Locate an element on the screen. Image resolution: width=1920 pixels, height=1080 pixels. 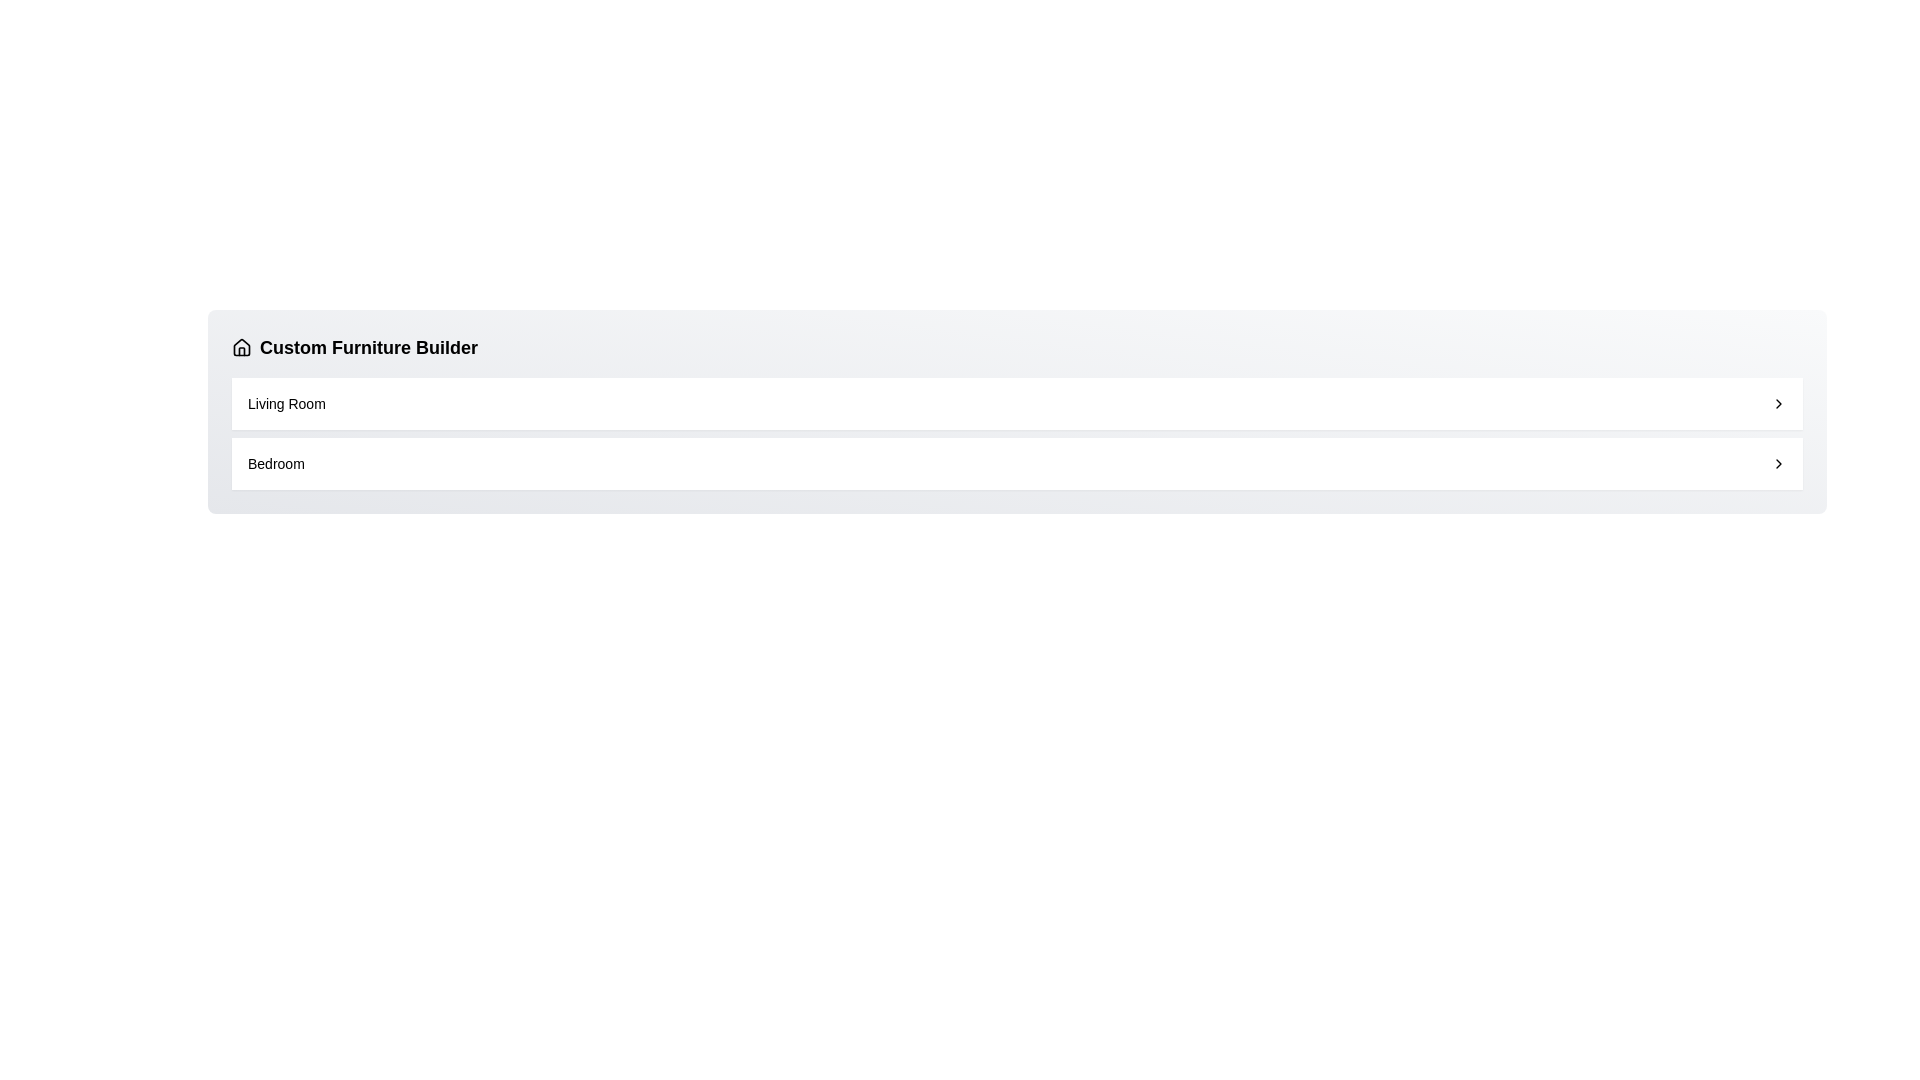
the right-facing chevron icon located at the end of the 'Bedroom' row is located at coordinates (1779, 463).